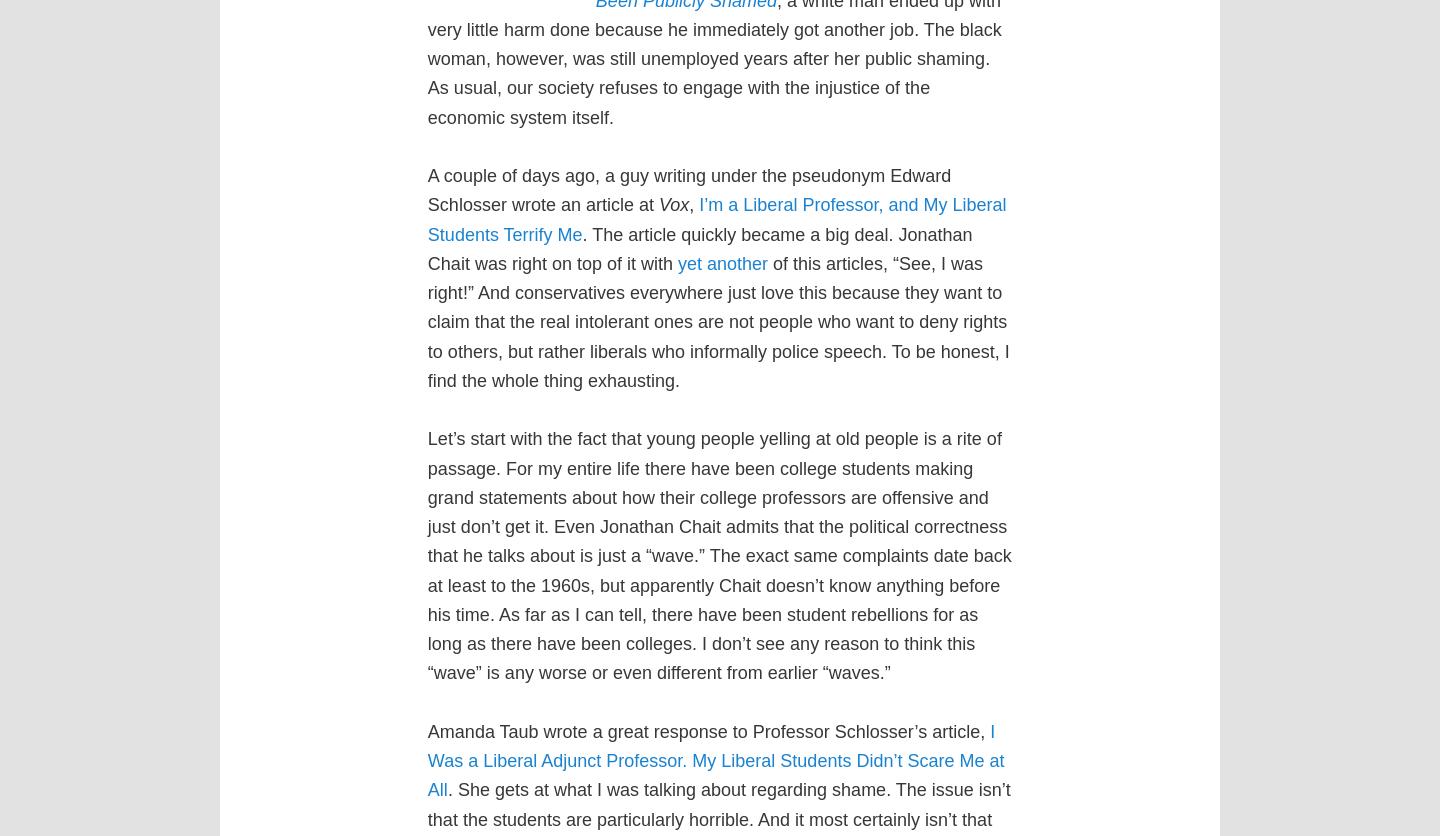 This screenshot has height=836, width=1440. Describe the element at coordinates (721, 263) in the screenshot. I see `'yet another'` at that location.